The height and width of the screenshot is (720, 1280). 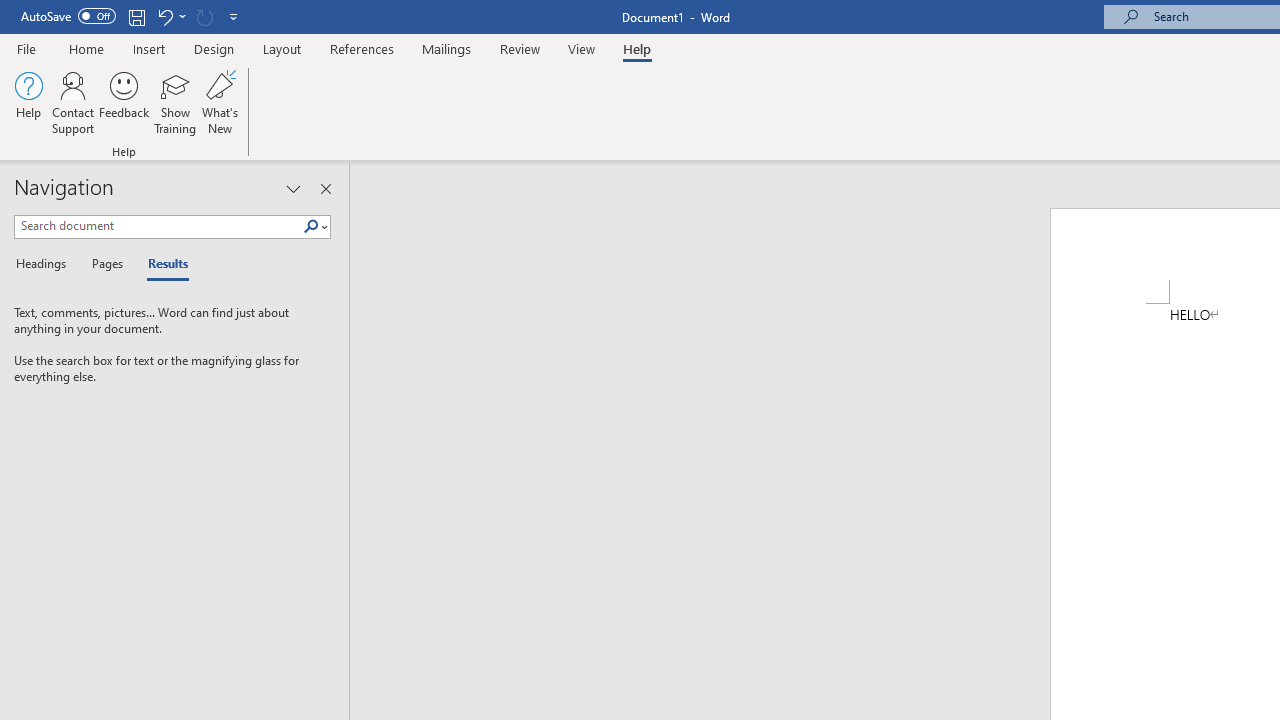 I want to click on 'References', so click(x=362, y=48).